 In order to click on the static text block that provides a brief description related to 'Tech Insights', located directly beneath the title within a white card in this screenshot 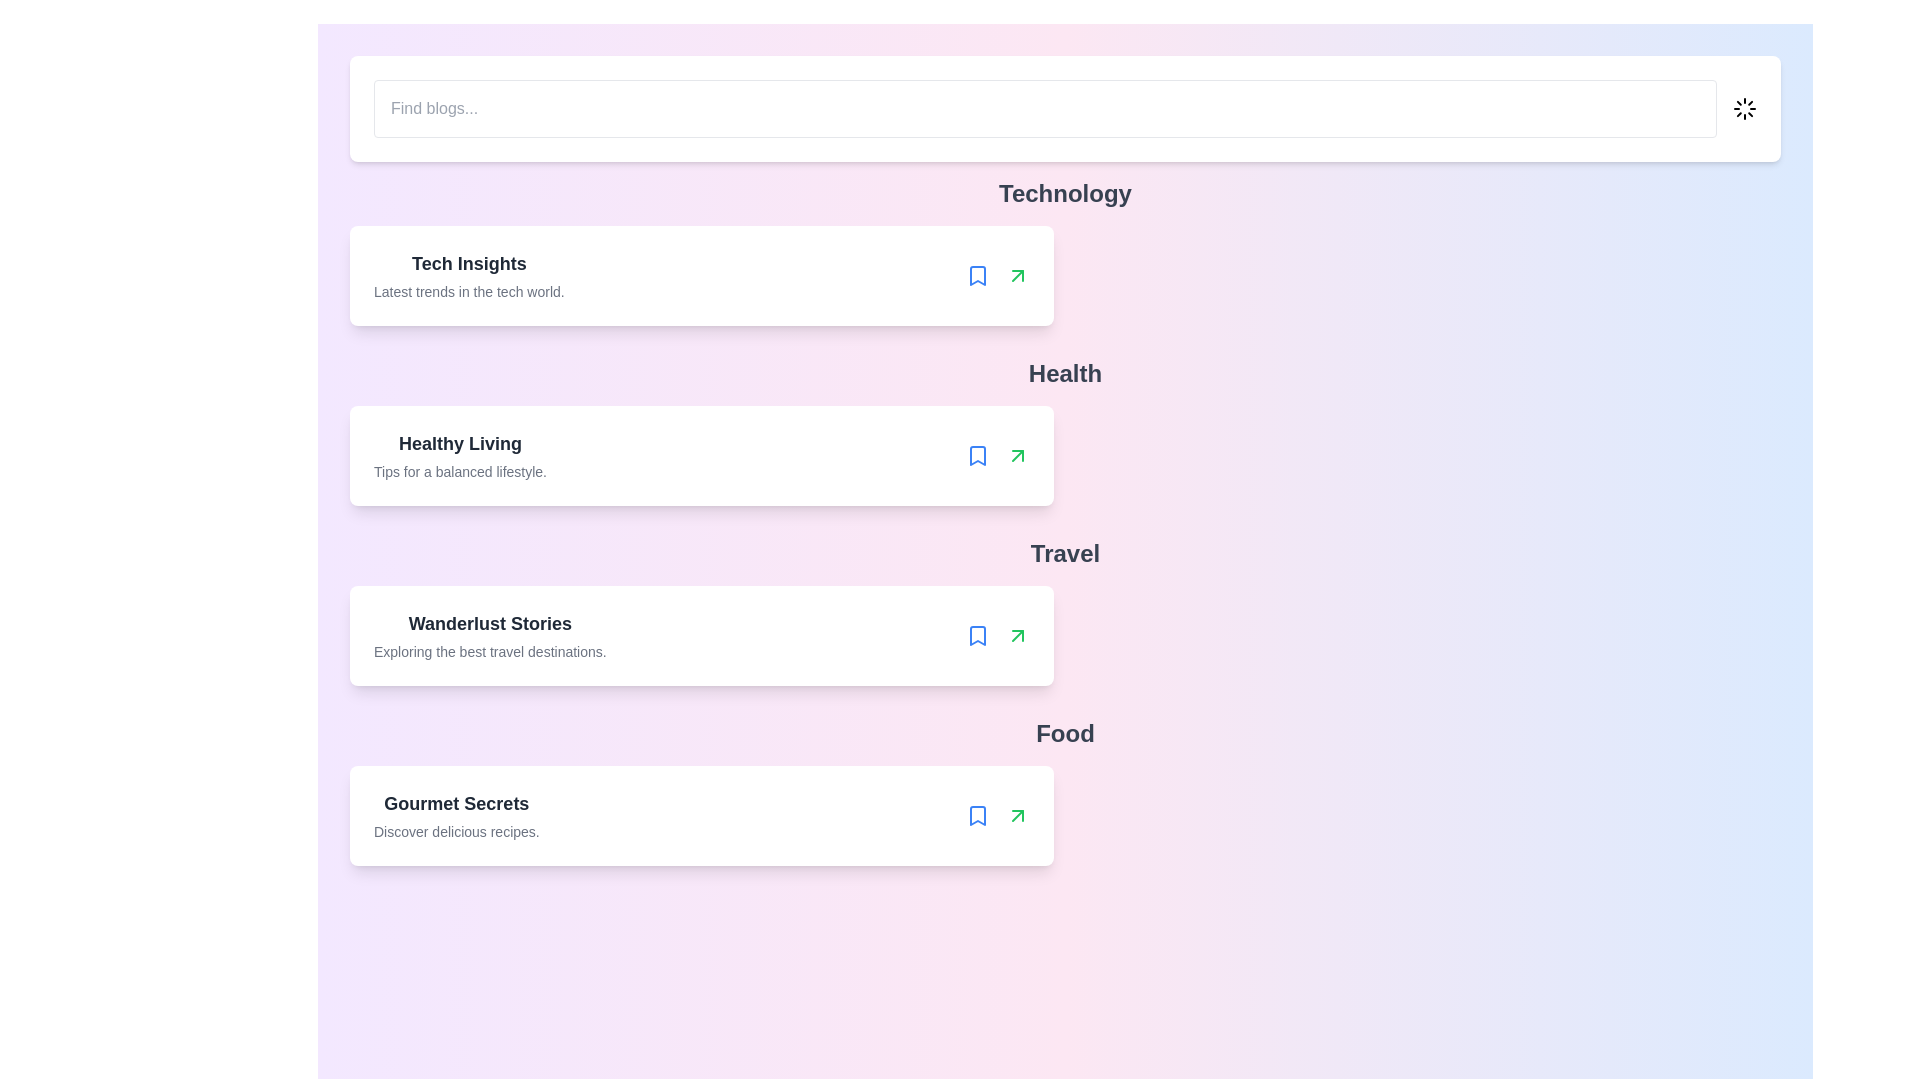, I will do `click(468, 292)`.